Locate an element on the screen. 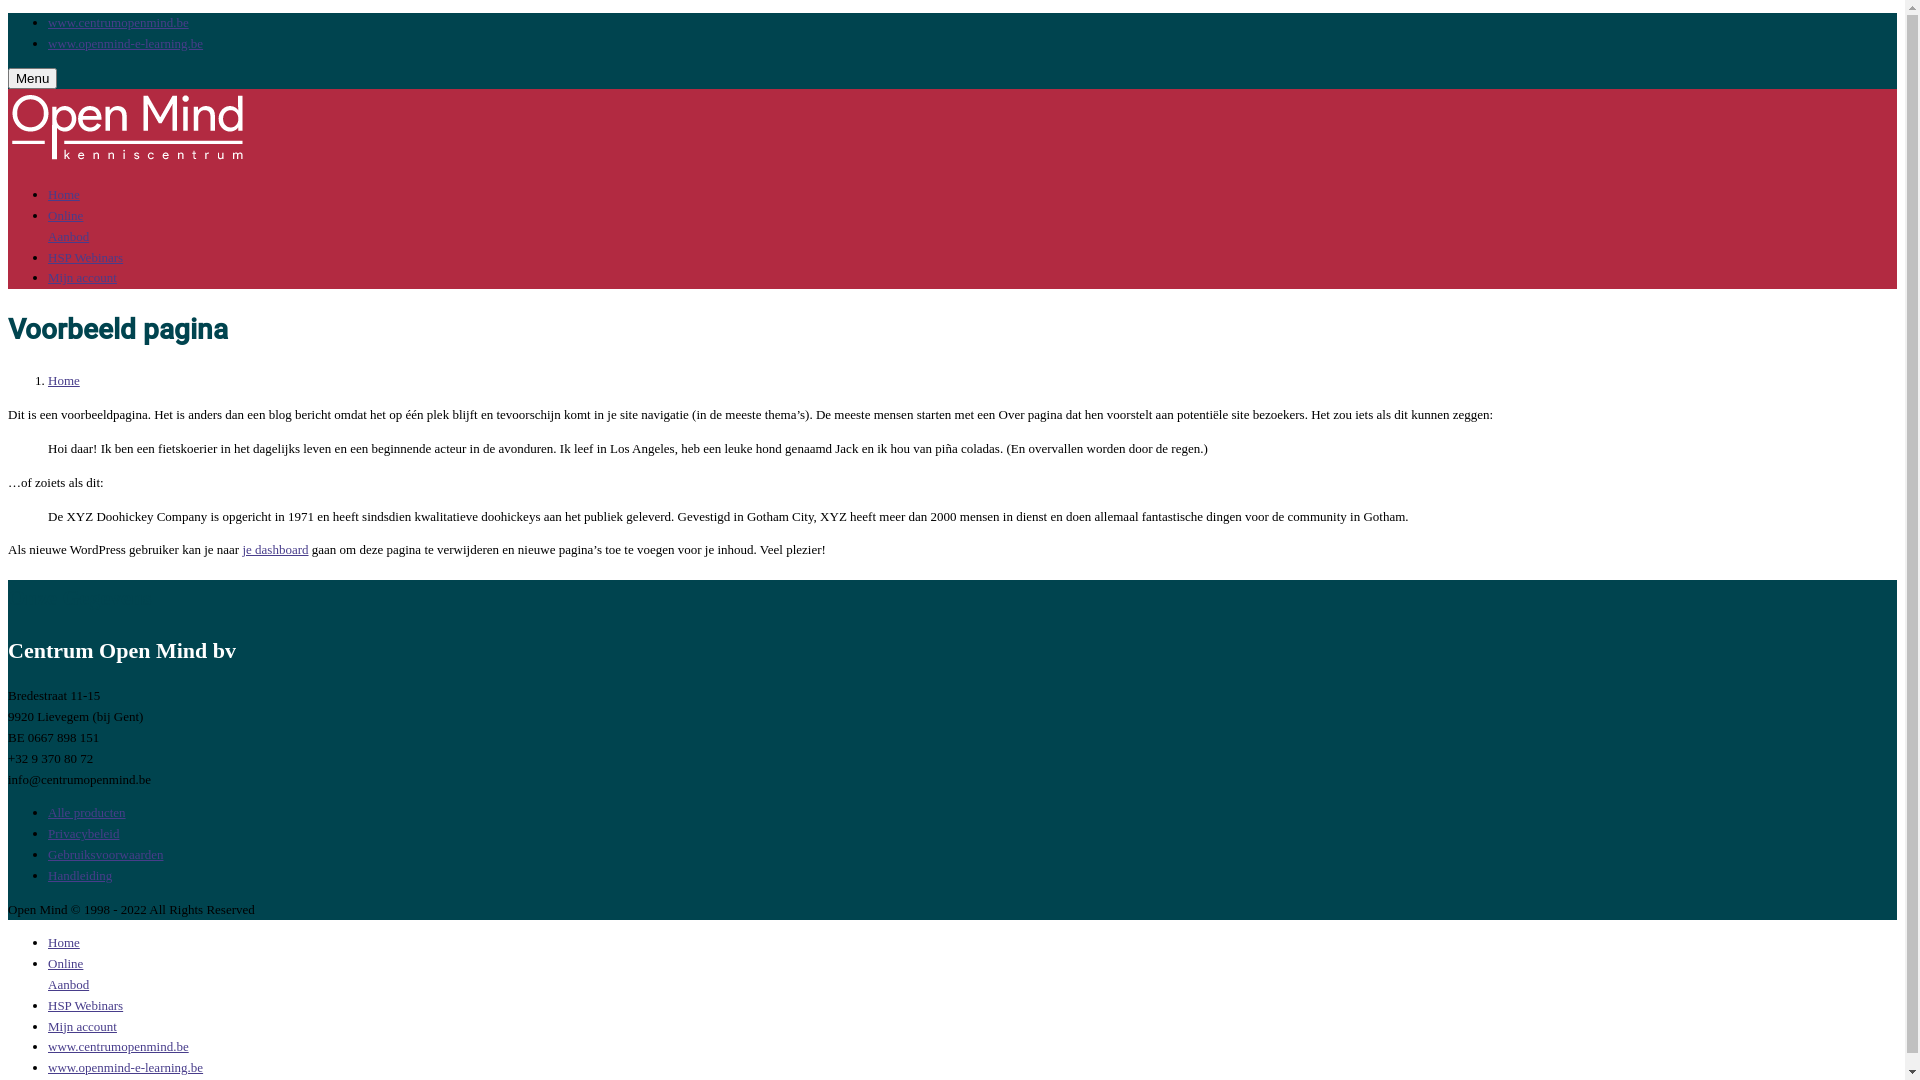 The height and width of the screenshot is (1080, 1920). 'Online is located at coordinates (68, 973).